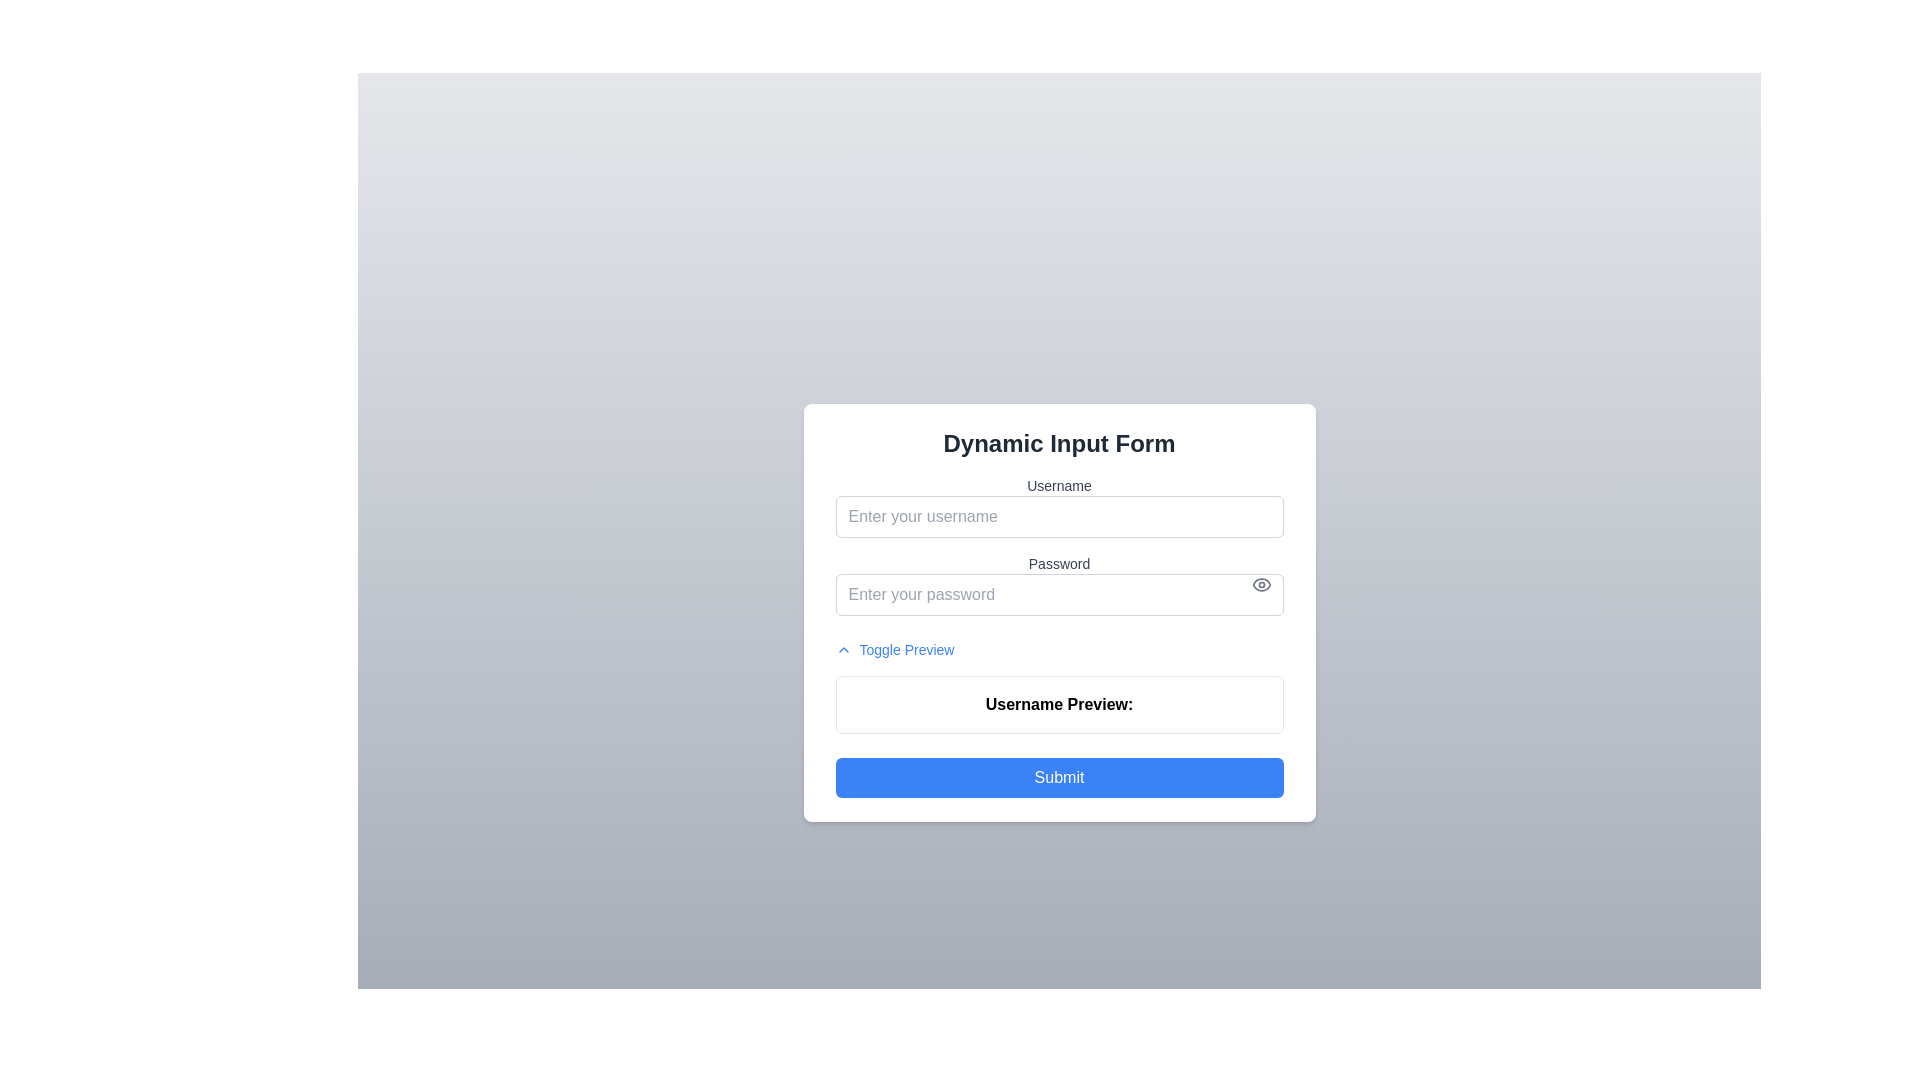 Image resolution: width=1920 pixels, height=1080 pixels. What do you see at coordinates (843, 650) in the screenshot?
I see `the toggle icon` at bounding box center [843, 650].